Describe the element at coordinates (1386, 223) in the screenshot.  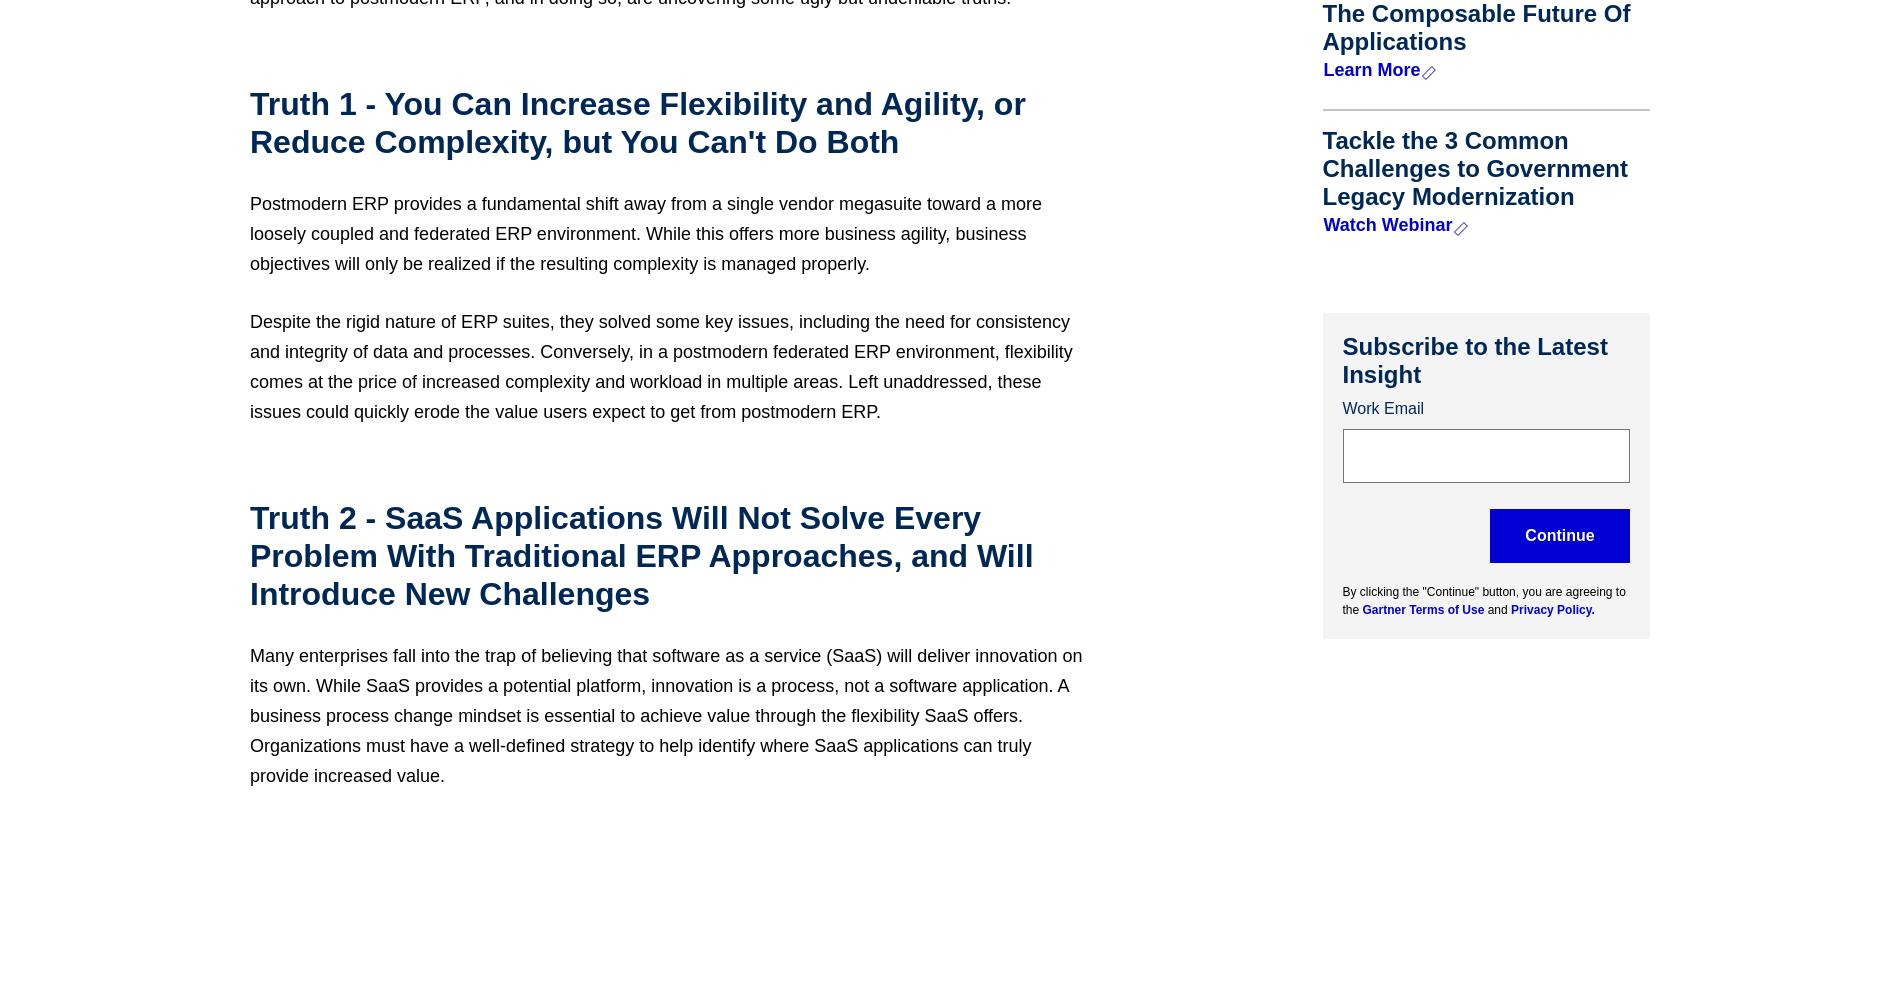
I see `'Watch Webinar'` at that location.